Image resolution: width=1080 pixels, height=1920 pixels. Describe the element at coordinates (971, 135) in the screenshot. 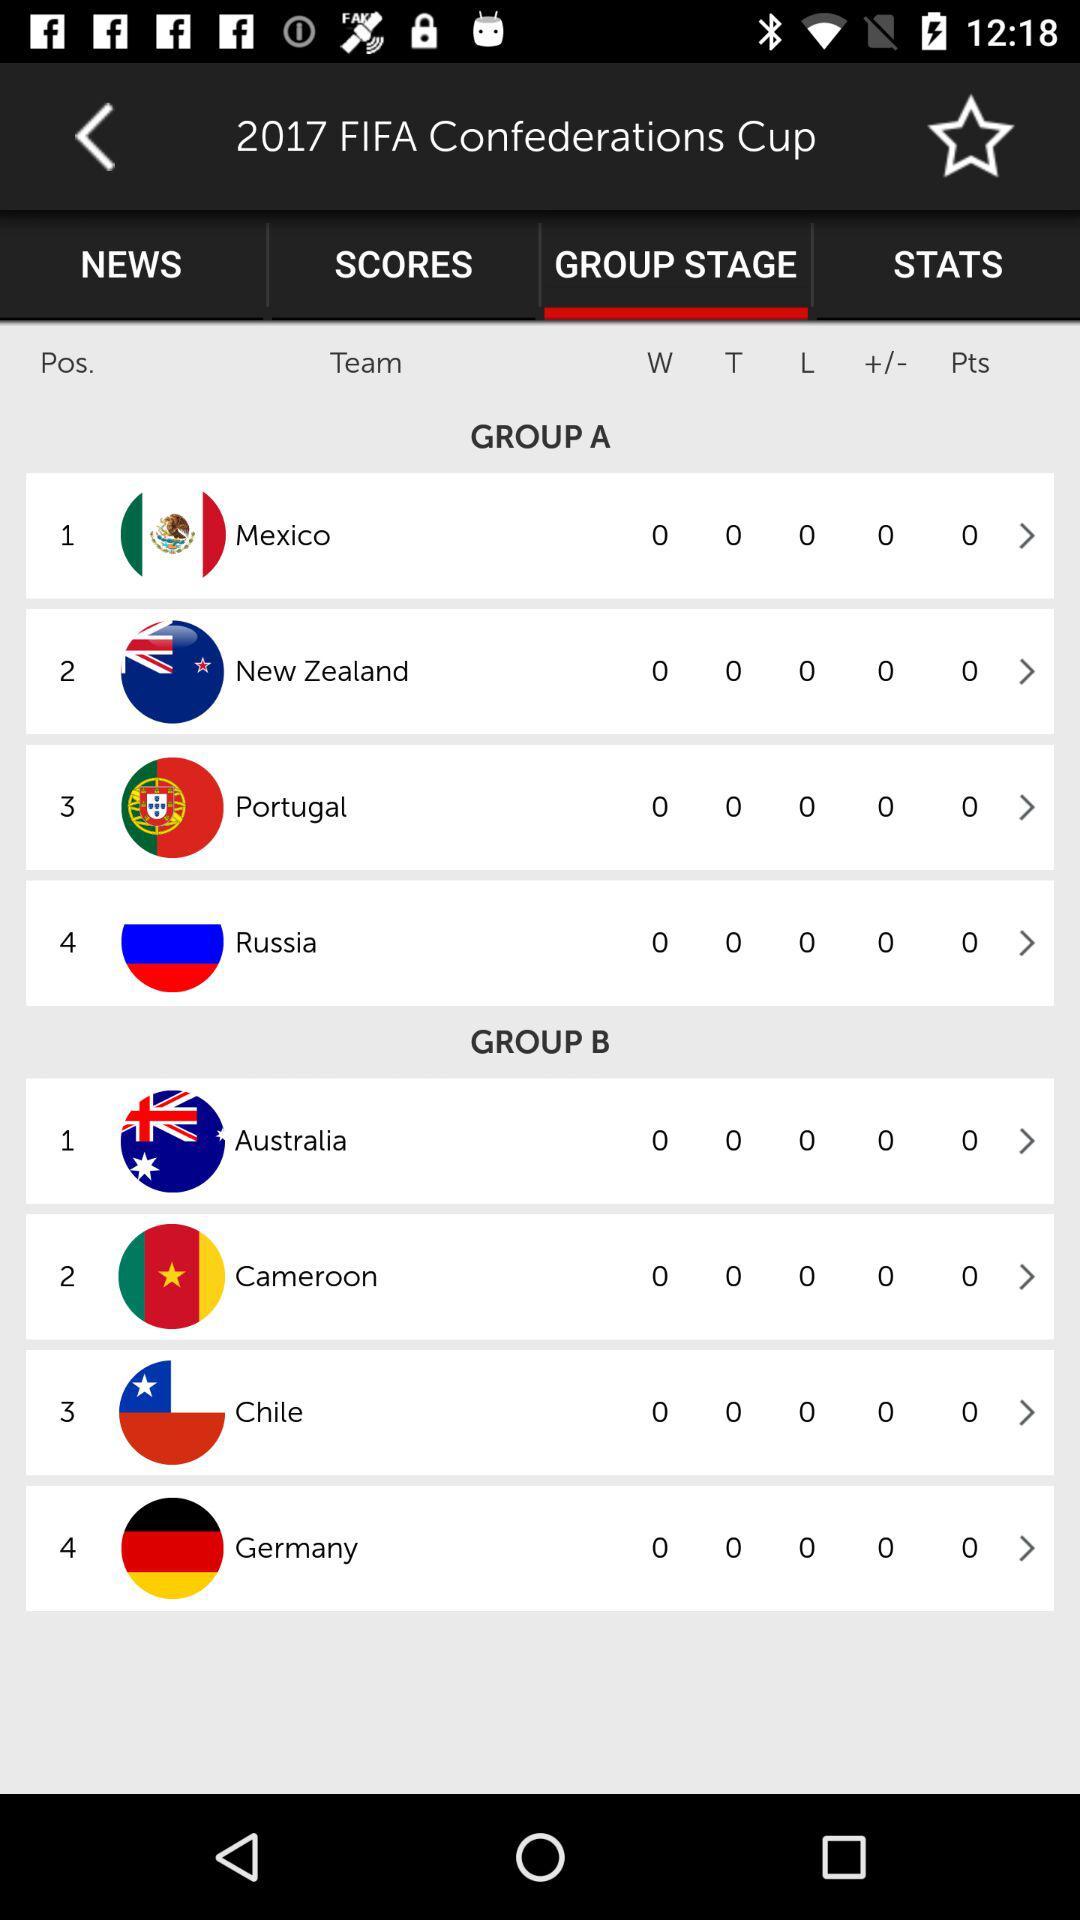

I see `the 2017 fifa cup` at that location.